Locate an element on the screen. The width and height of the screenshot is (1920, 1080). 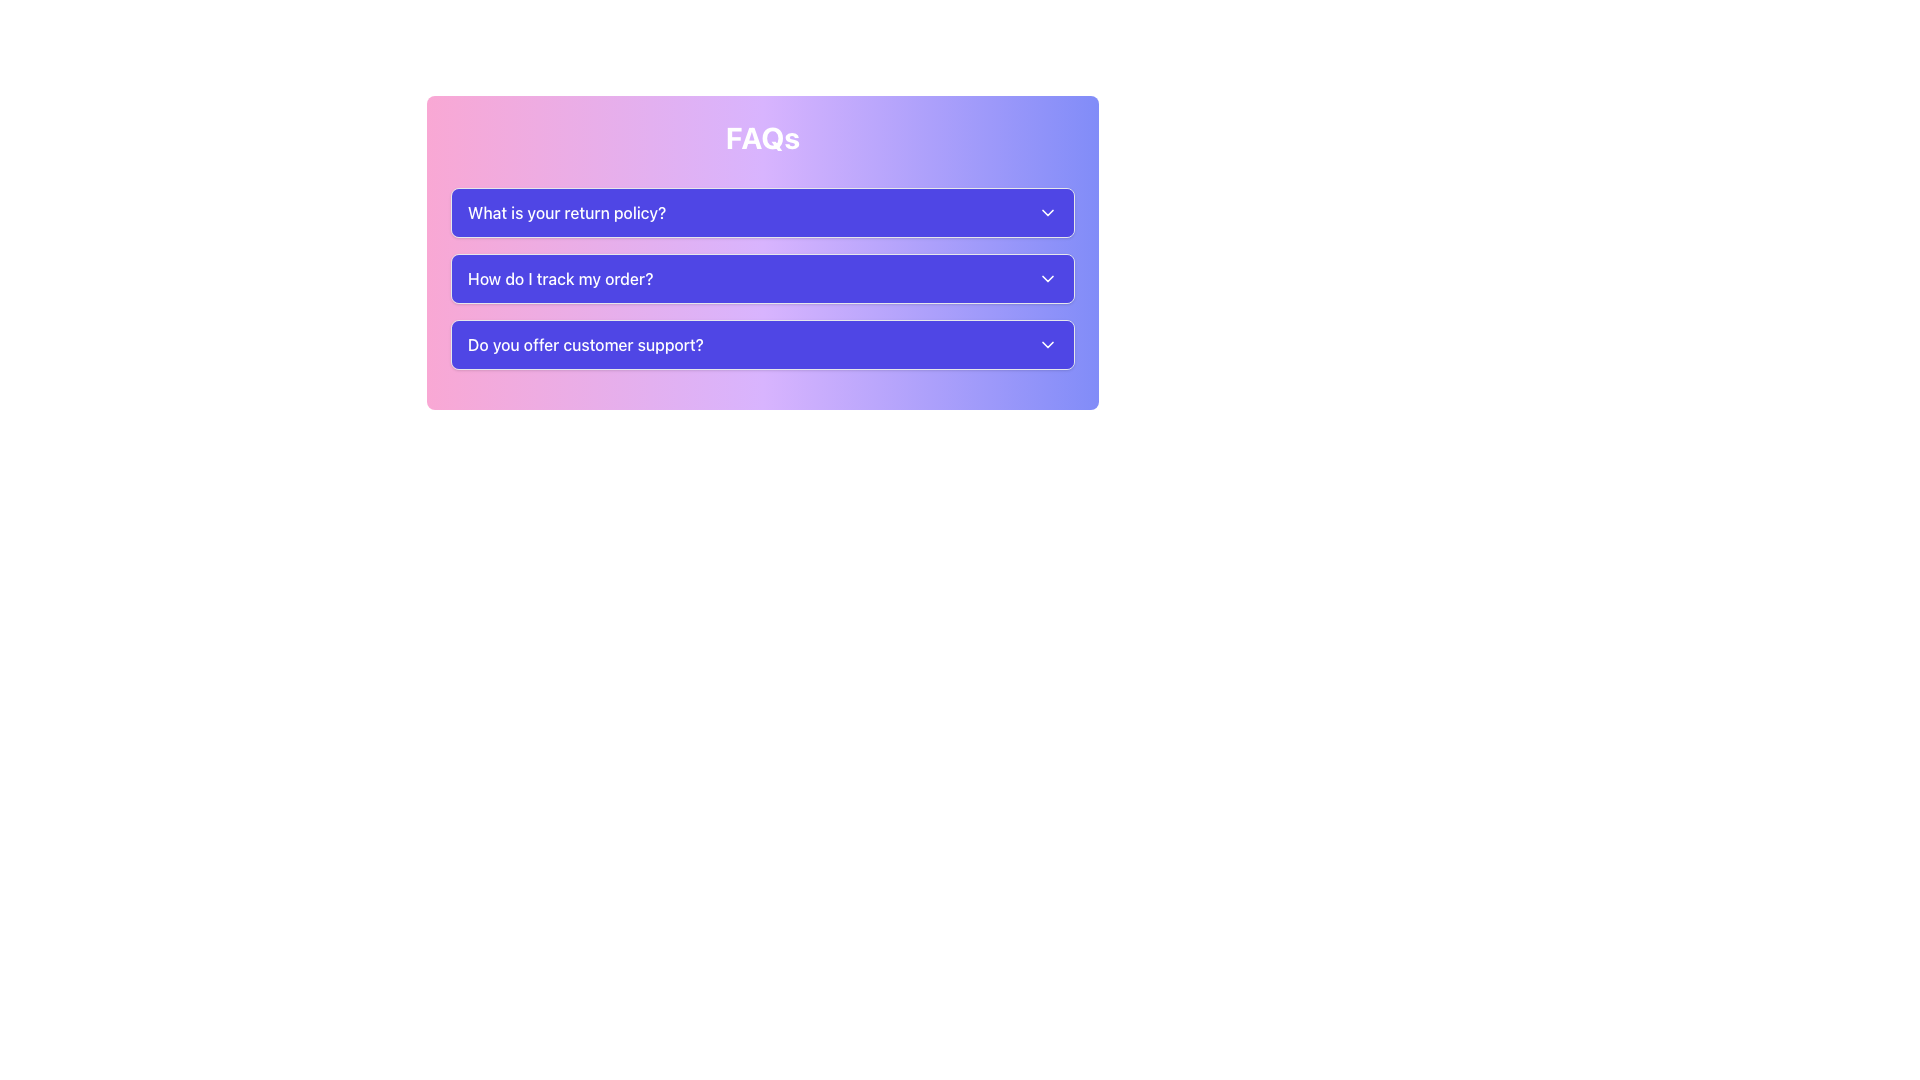
the first button in the vertical stack under the 'FAQs' title is located at coordinates (762, 212).